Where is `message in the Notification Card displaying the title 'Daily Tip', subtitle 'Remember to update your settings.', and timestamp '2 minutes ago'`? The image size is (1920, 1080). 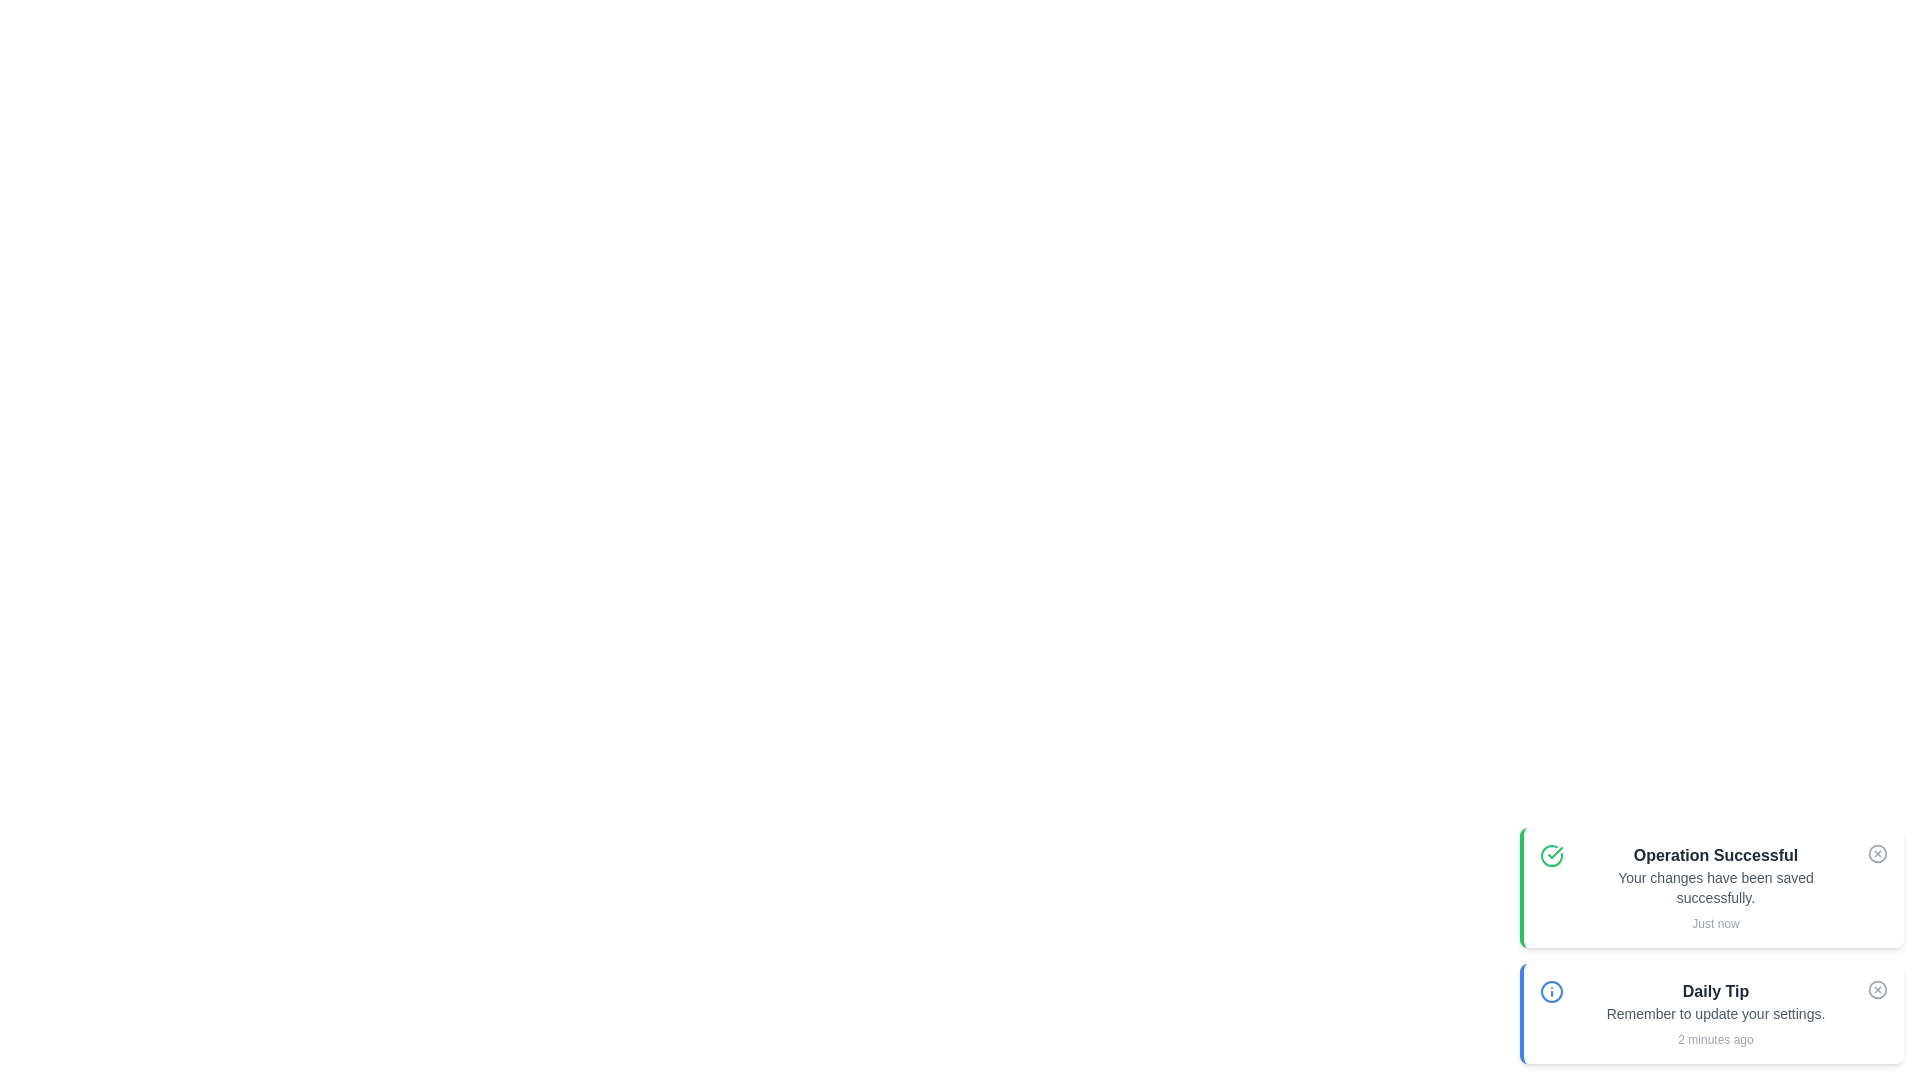 message in the Notification Card displaying the title 'Daily Tip', subtitle 'Remember to update your settings.', and timestamp '2 minutes ago' is located at coordinates (1715, 1014).